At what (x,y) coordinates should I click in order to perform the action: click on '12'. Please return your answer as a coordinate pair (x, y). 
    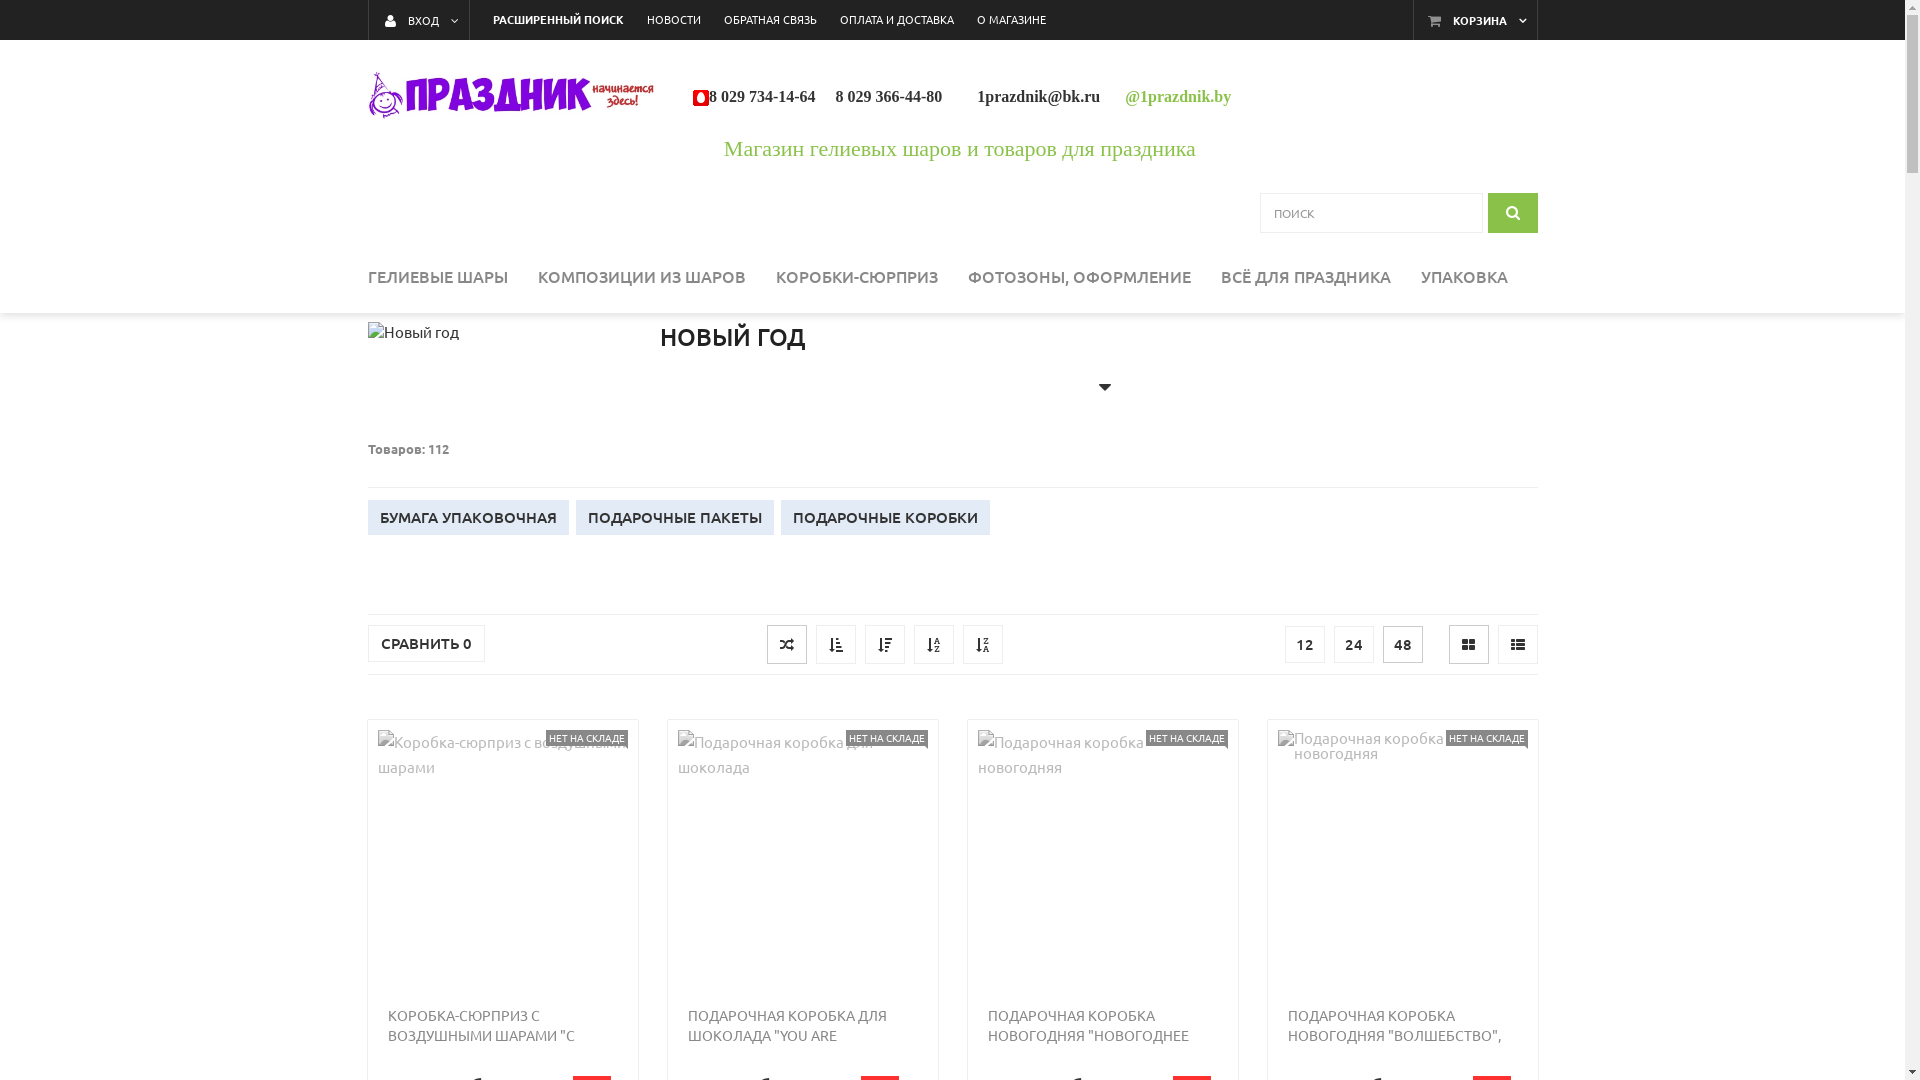
    Looking at the image, I should click on (1283, 644).